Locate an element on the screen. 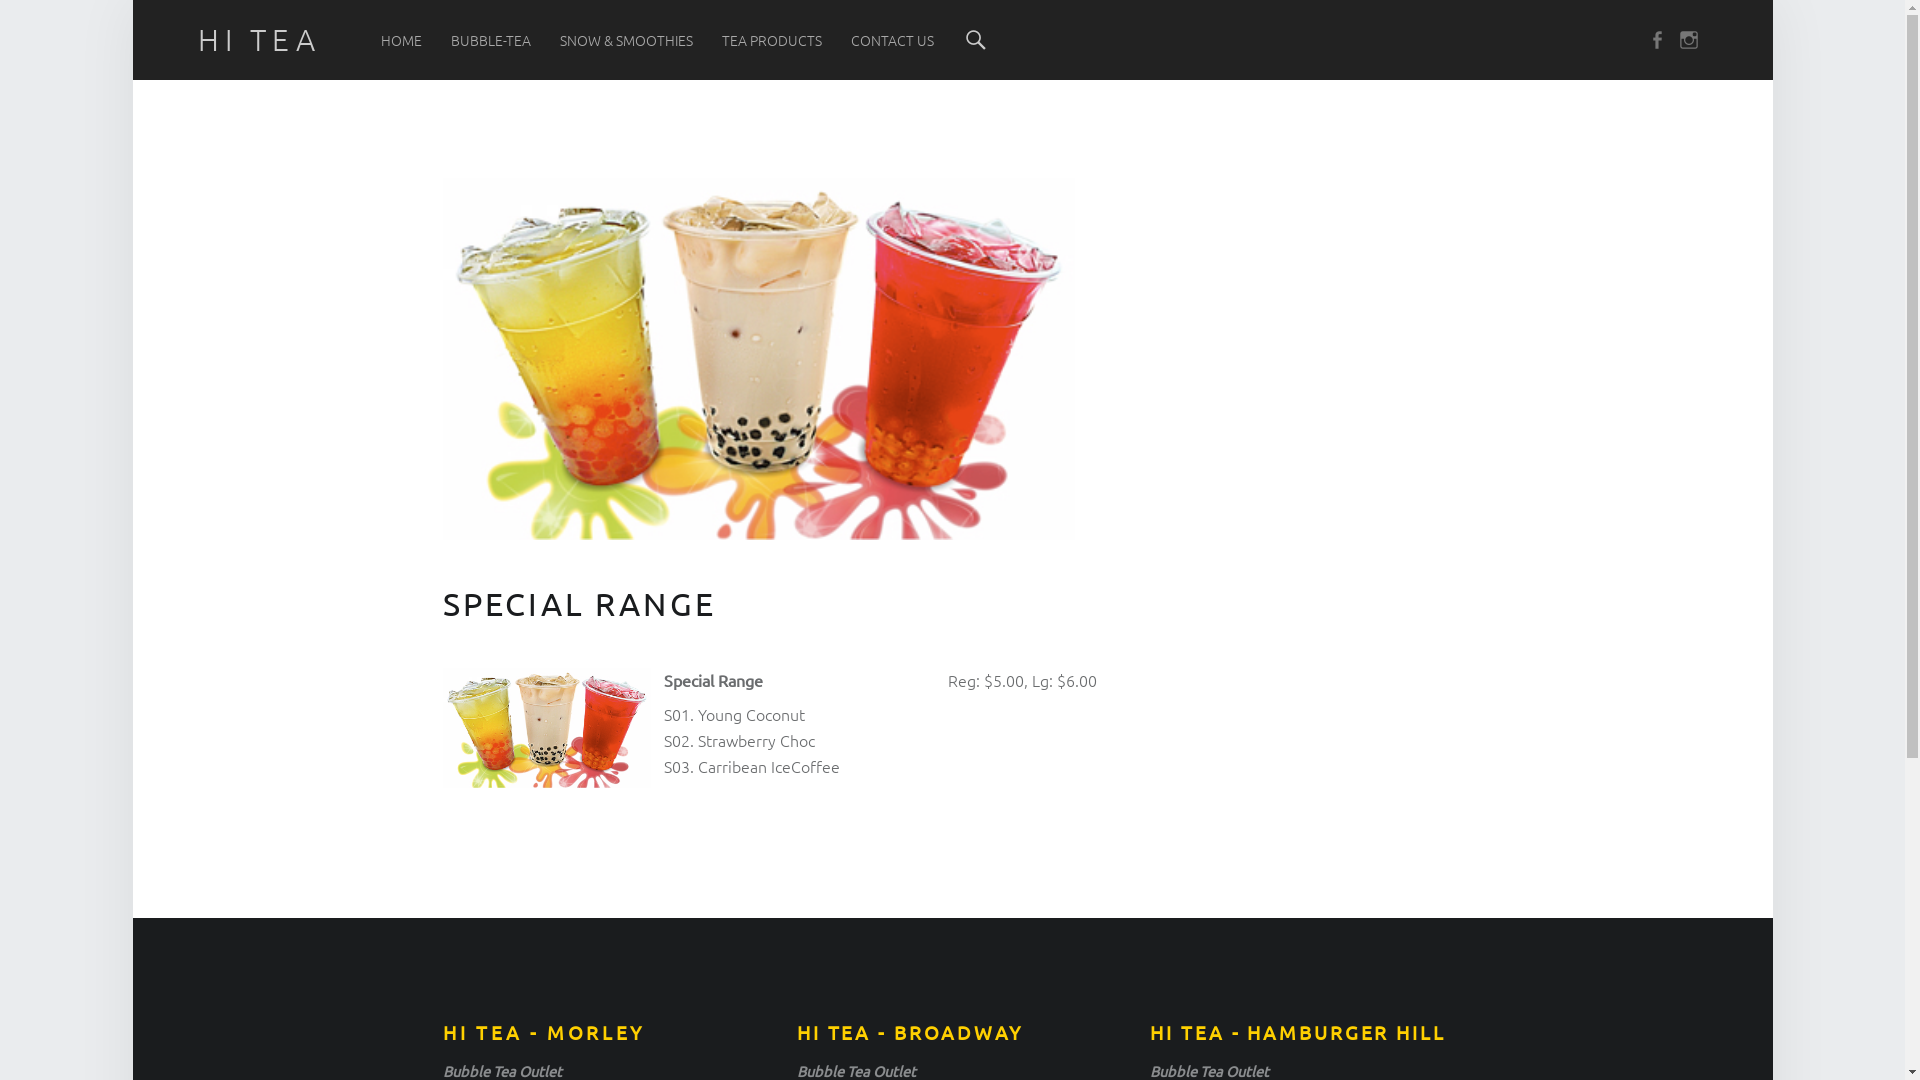 The image size is (1920, 1080). 'Instagram' is located at coordinates (1679, 39).